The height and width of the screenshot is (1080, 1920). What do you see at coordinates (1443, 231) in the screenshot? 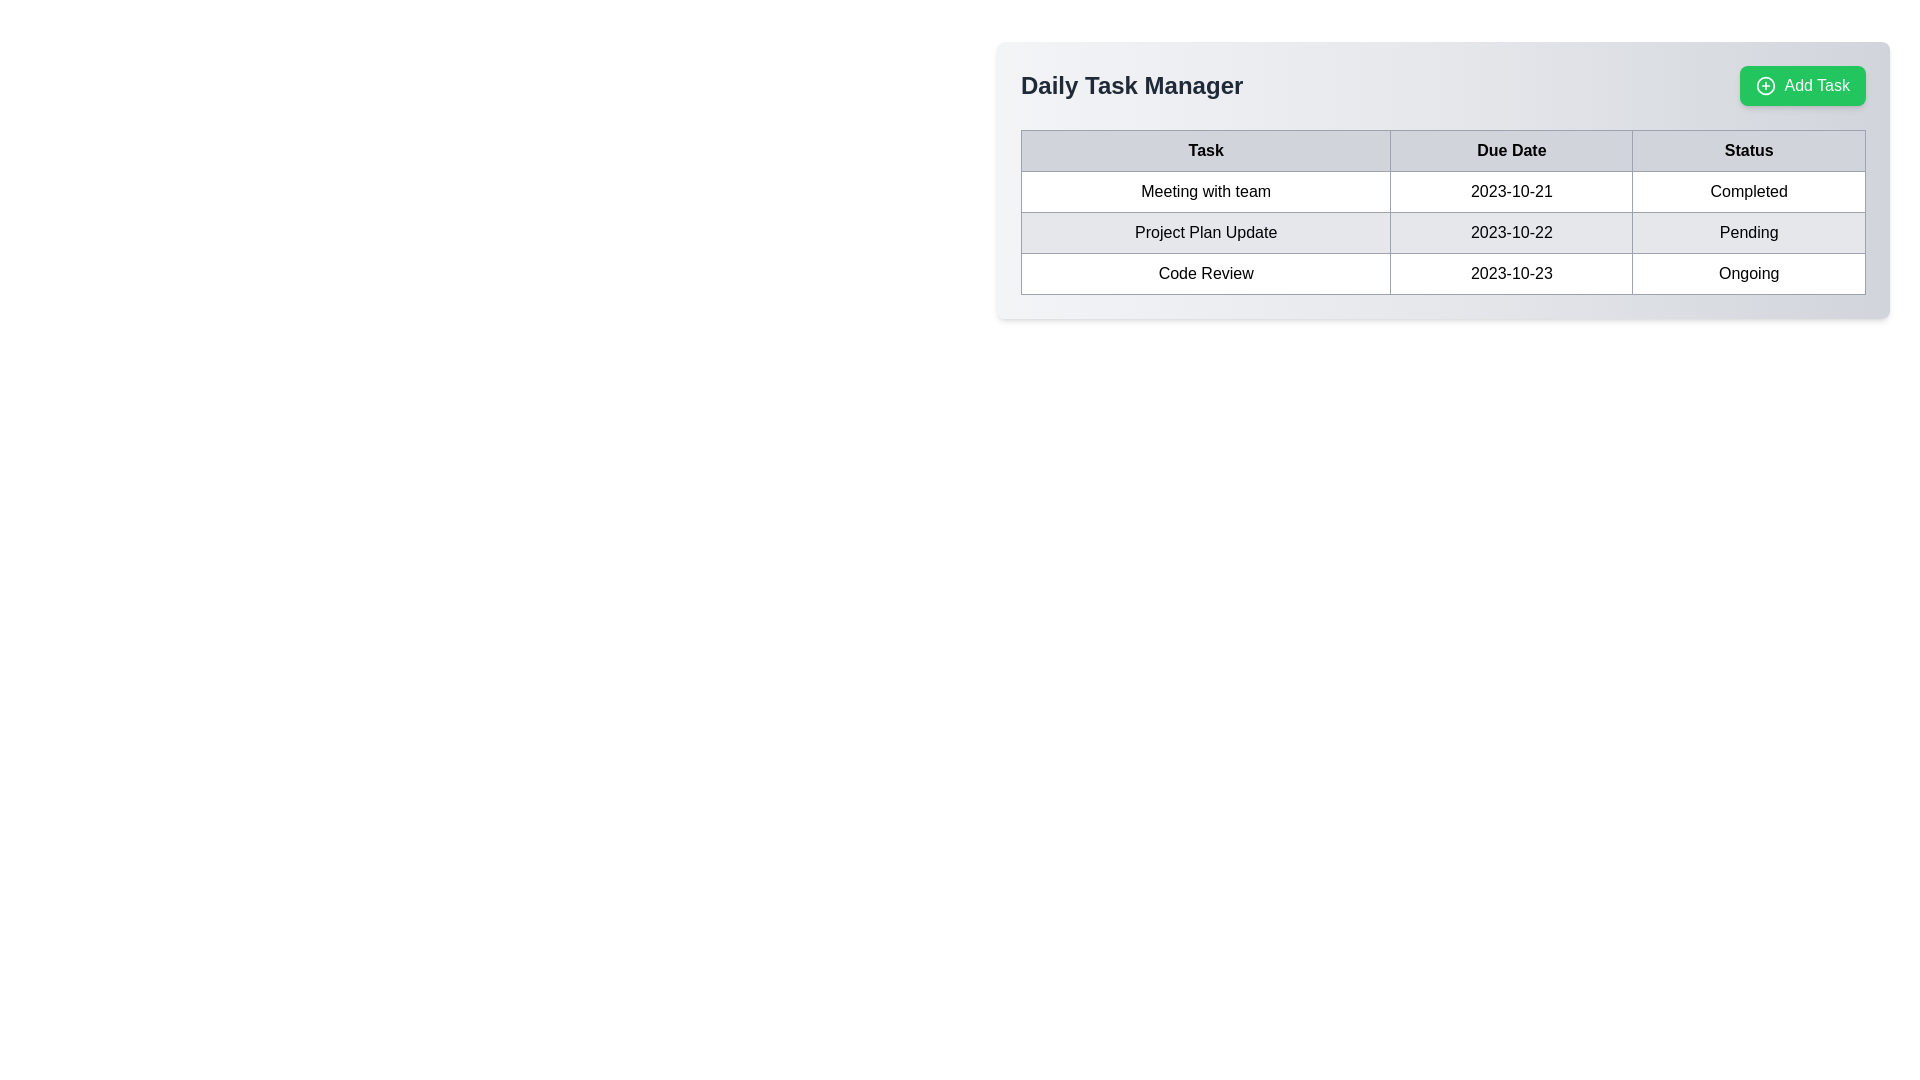
I see `the second row in the table that displays data related to the task 'Project Plan Update', located between 'Meeting with team' and 'Code Review'` at bounding box center [1443, 231].